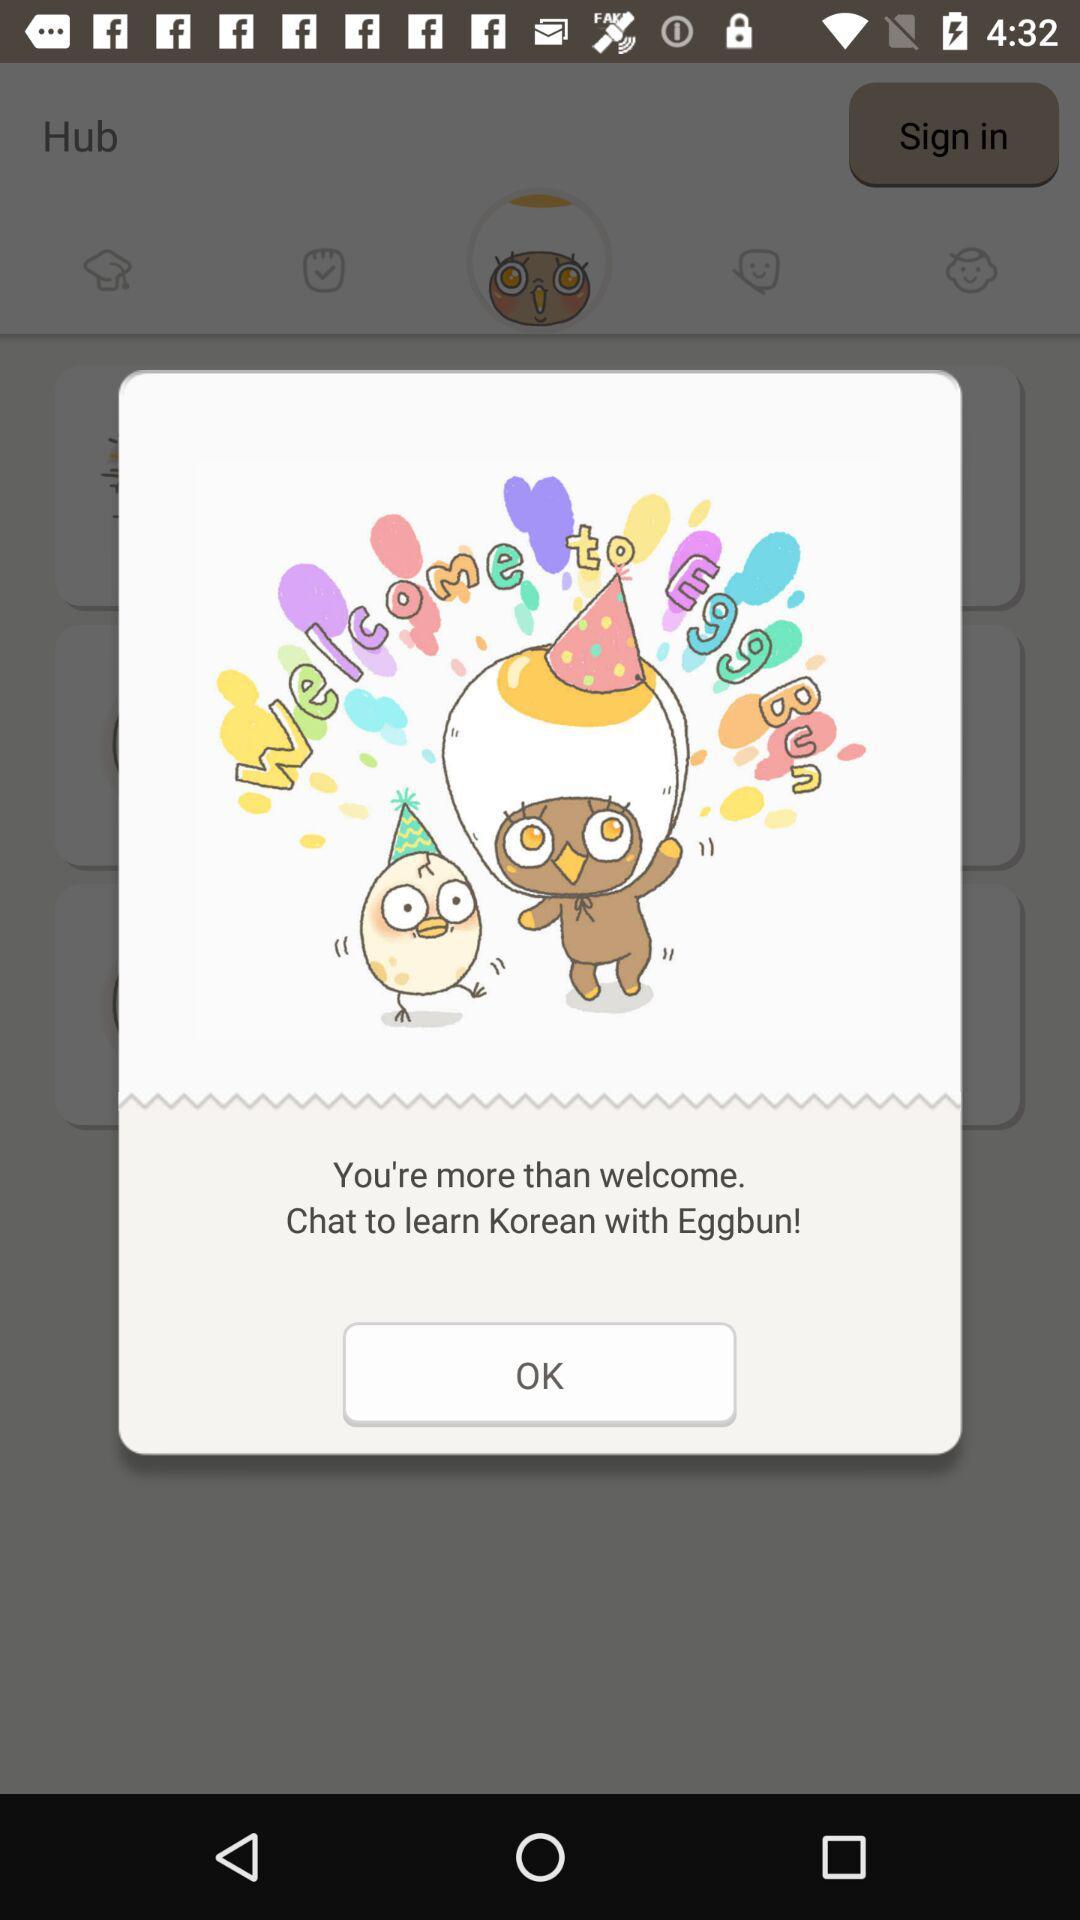  What do you see at coordinates (538, 1373) in the screenshot?
I see `the ok` at bounding box center [538, 1373].